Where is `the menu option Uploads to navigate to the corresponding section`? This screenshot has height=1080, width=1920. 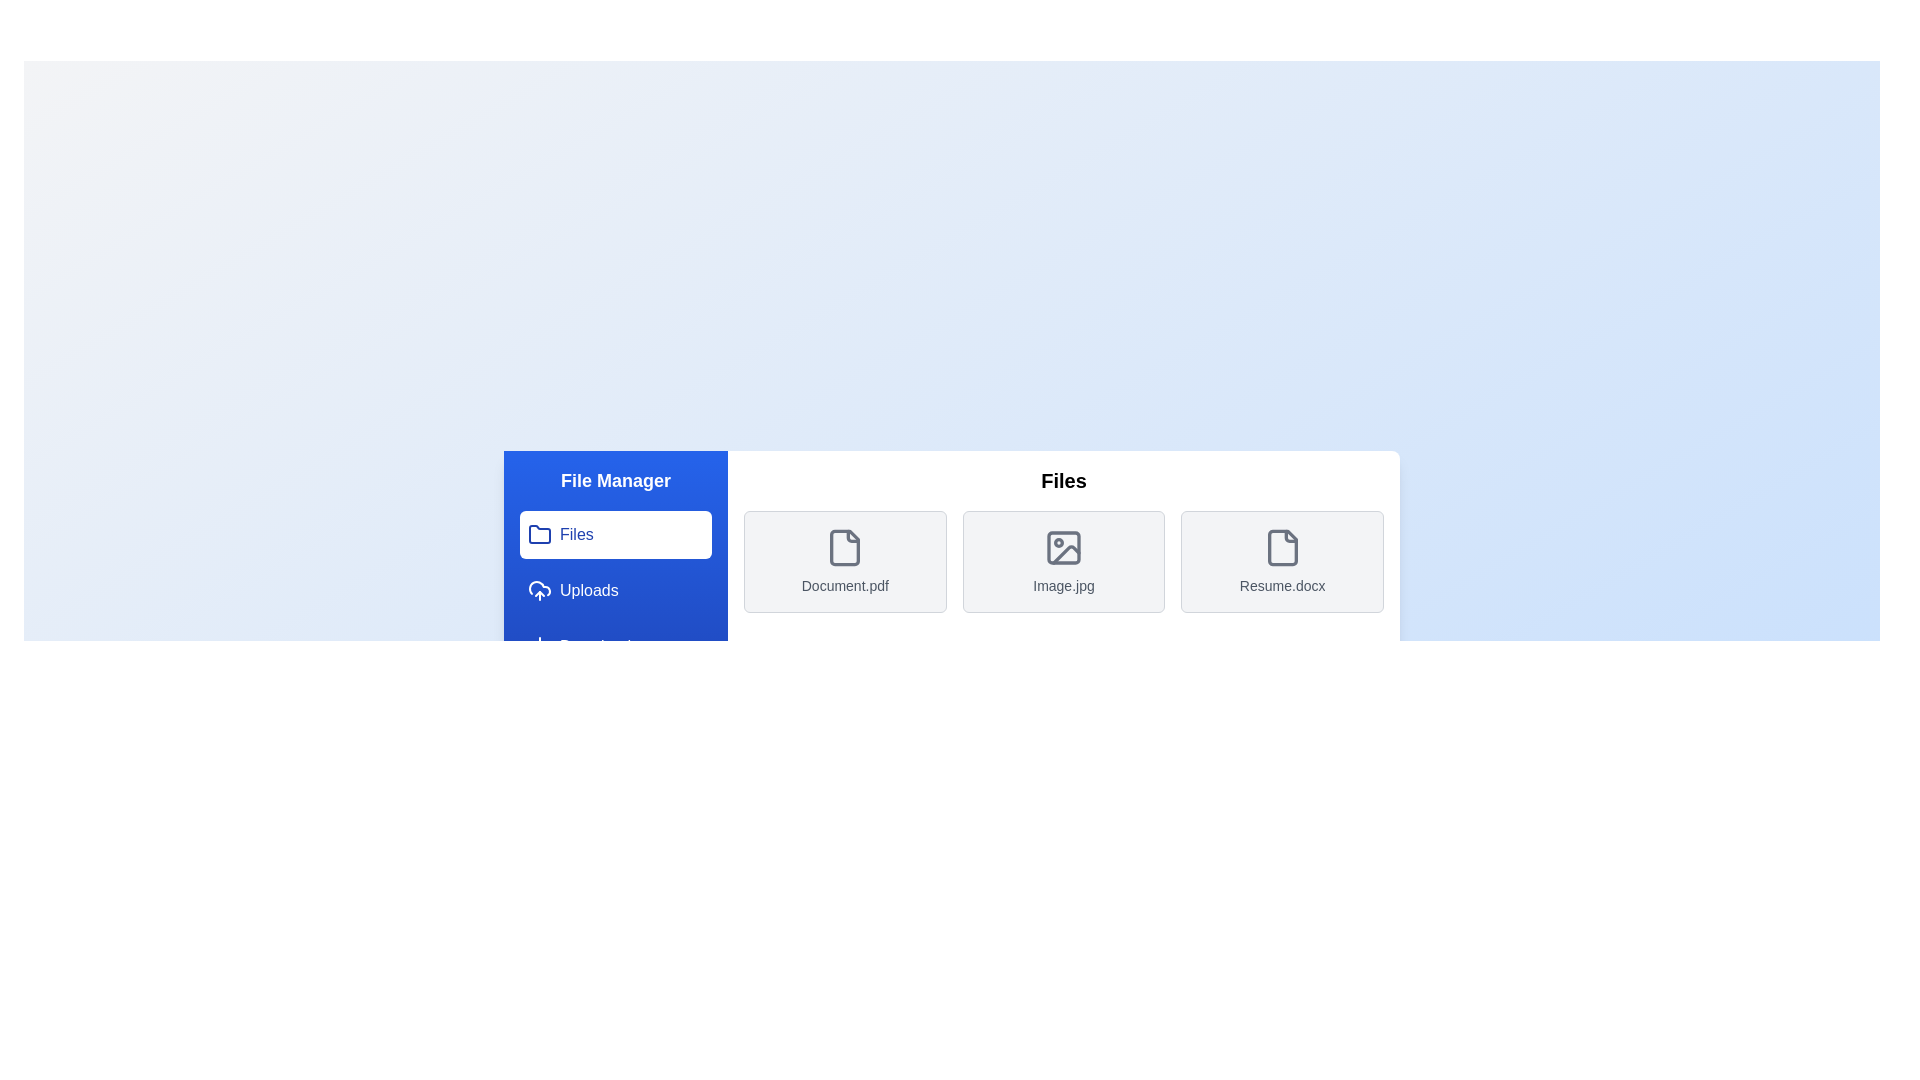 the menu option Uploads to navigate to the corresponding section is located at coordinates (614, 589).